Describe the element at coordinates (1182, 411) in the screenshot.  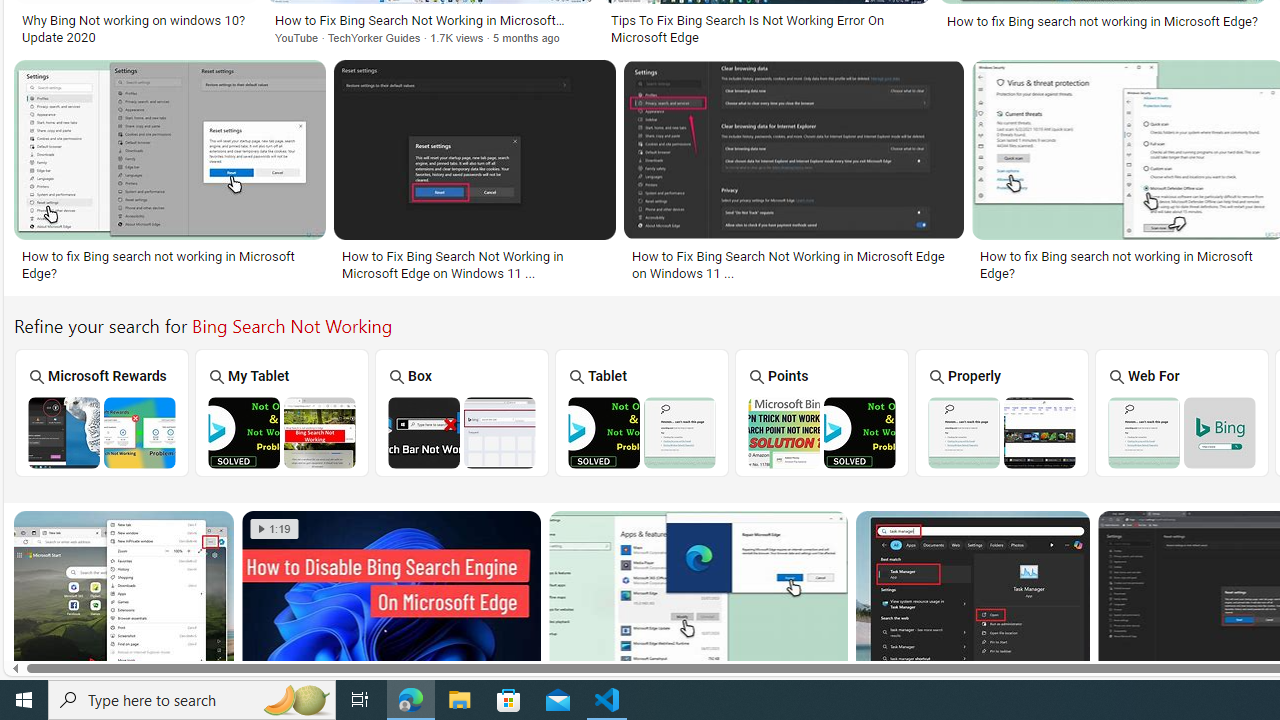
I see `'Bing Search the Web for Image Not Working Web For'` at that location.